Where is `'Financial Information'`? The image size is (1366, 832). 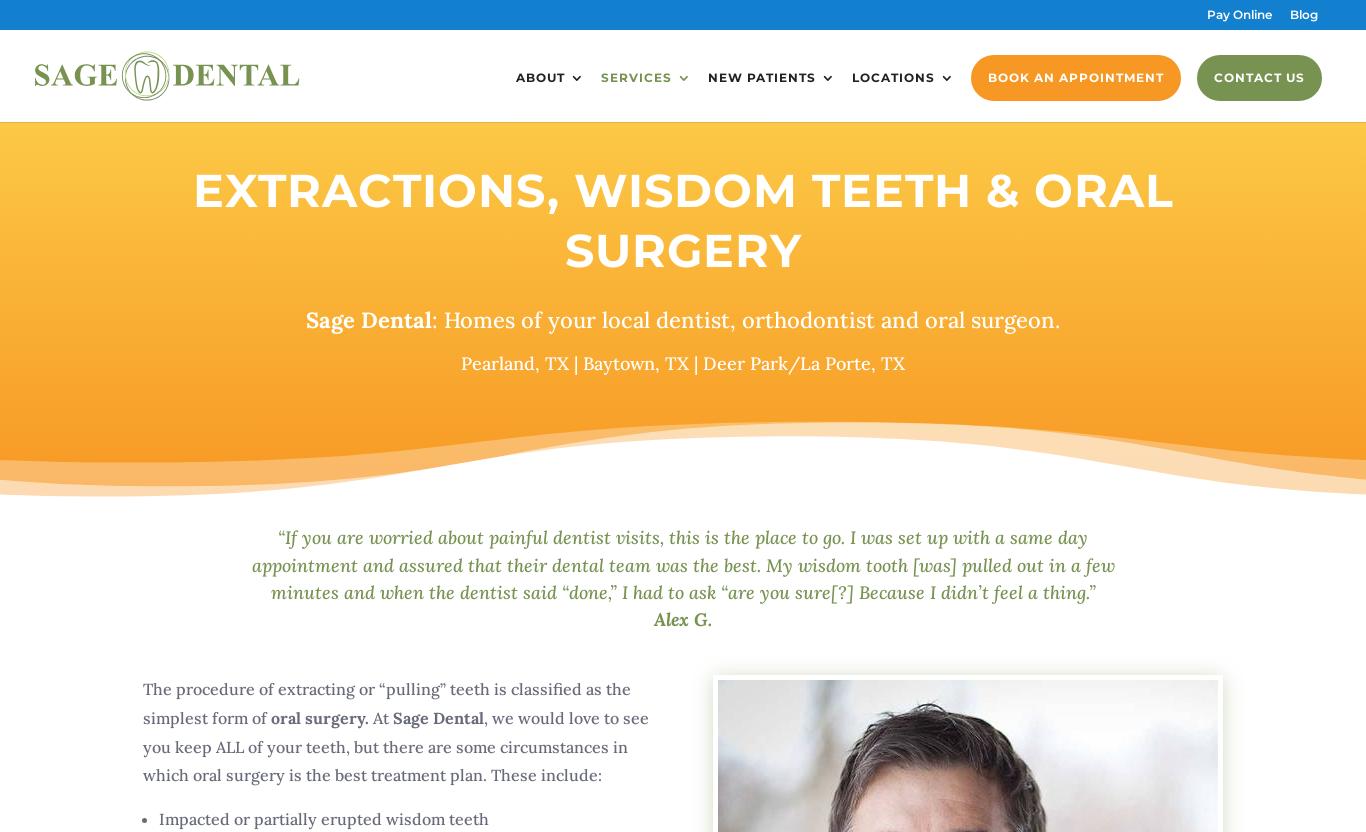 'Financial Information' is located at coordinates (738, 150).